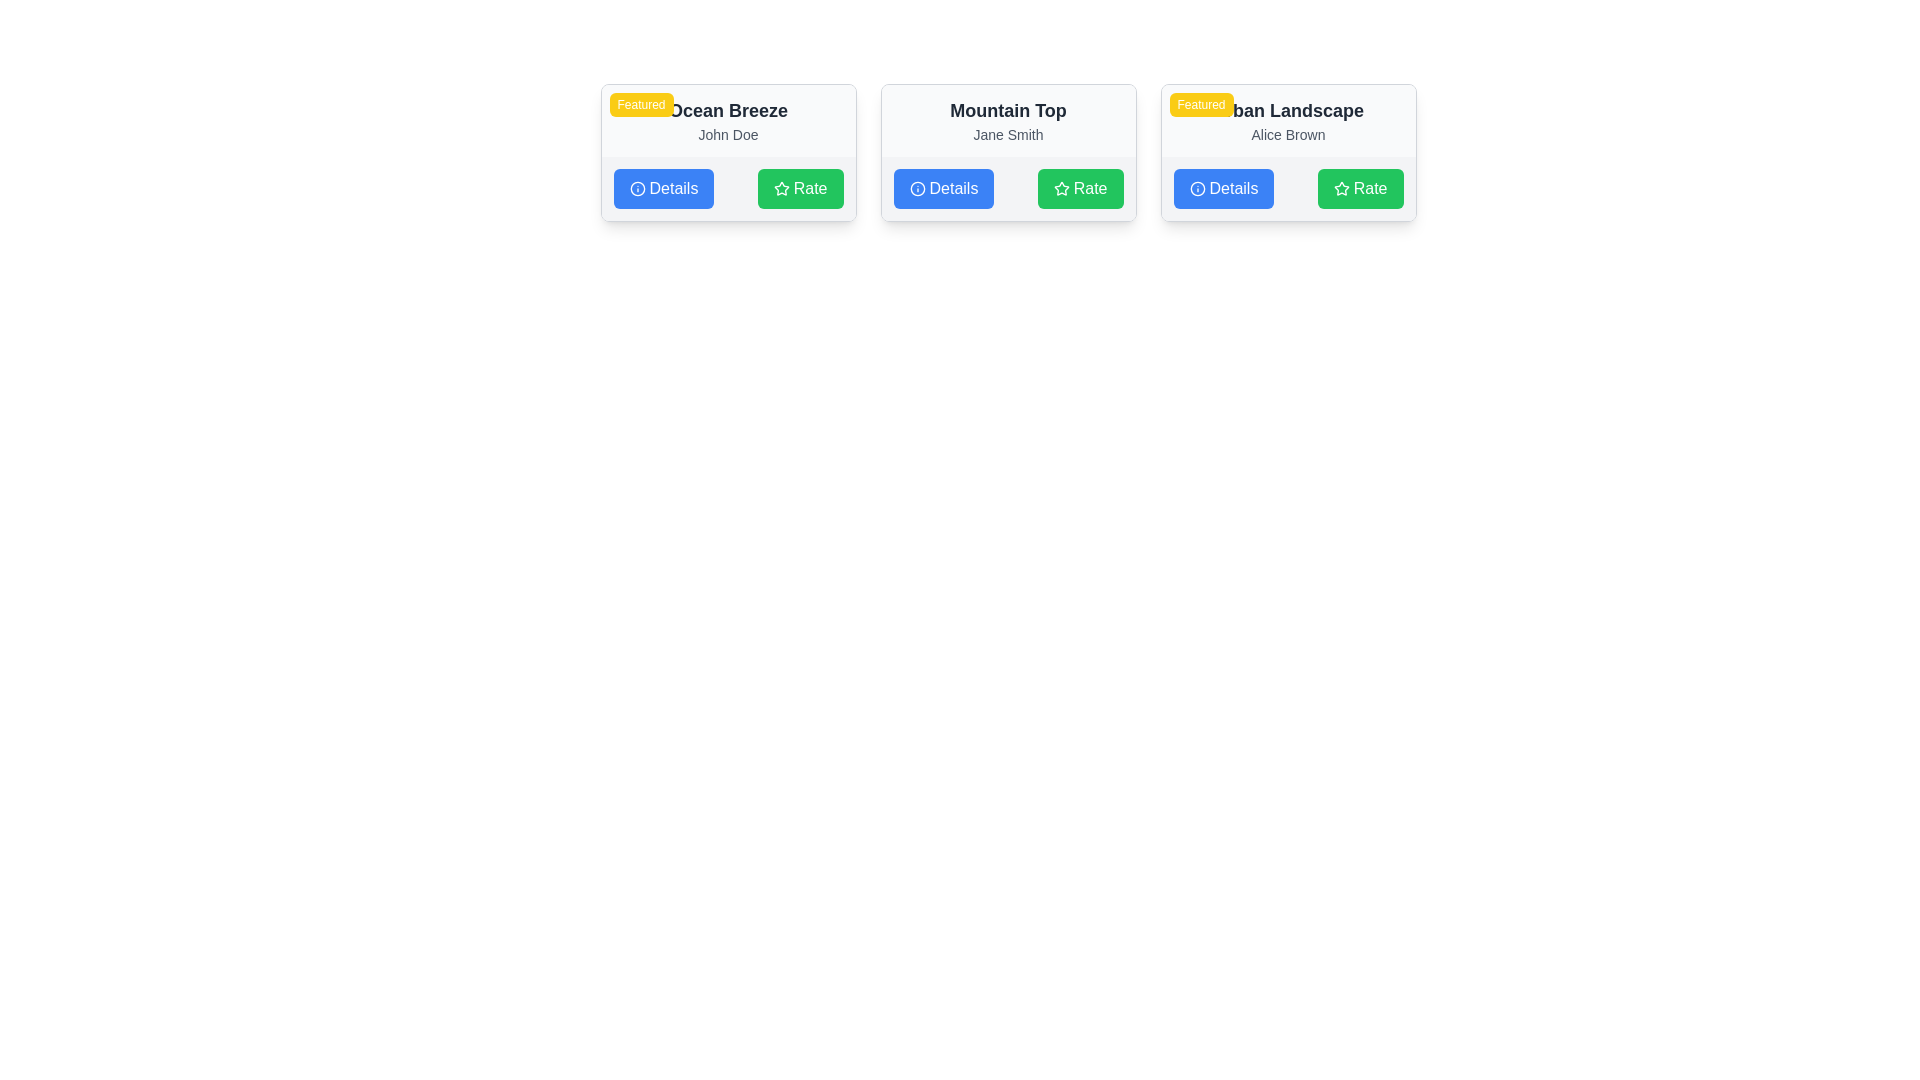 Image resolution: width=1920 pixels, height=1080 pixels. What do you see at coordinates (1288, 111) in the screenshot?
I see `the Text Label that serves as a heading or title for the item, located to the immediate right of the 'Featured' badge and above the text 'Alice Brown'` at bounding box center [1288, 111].